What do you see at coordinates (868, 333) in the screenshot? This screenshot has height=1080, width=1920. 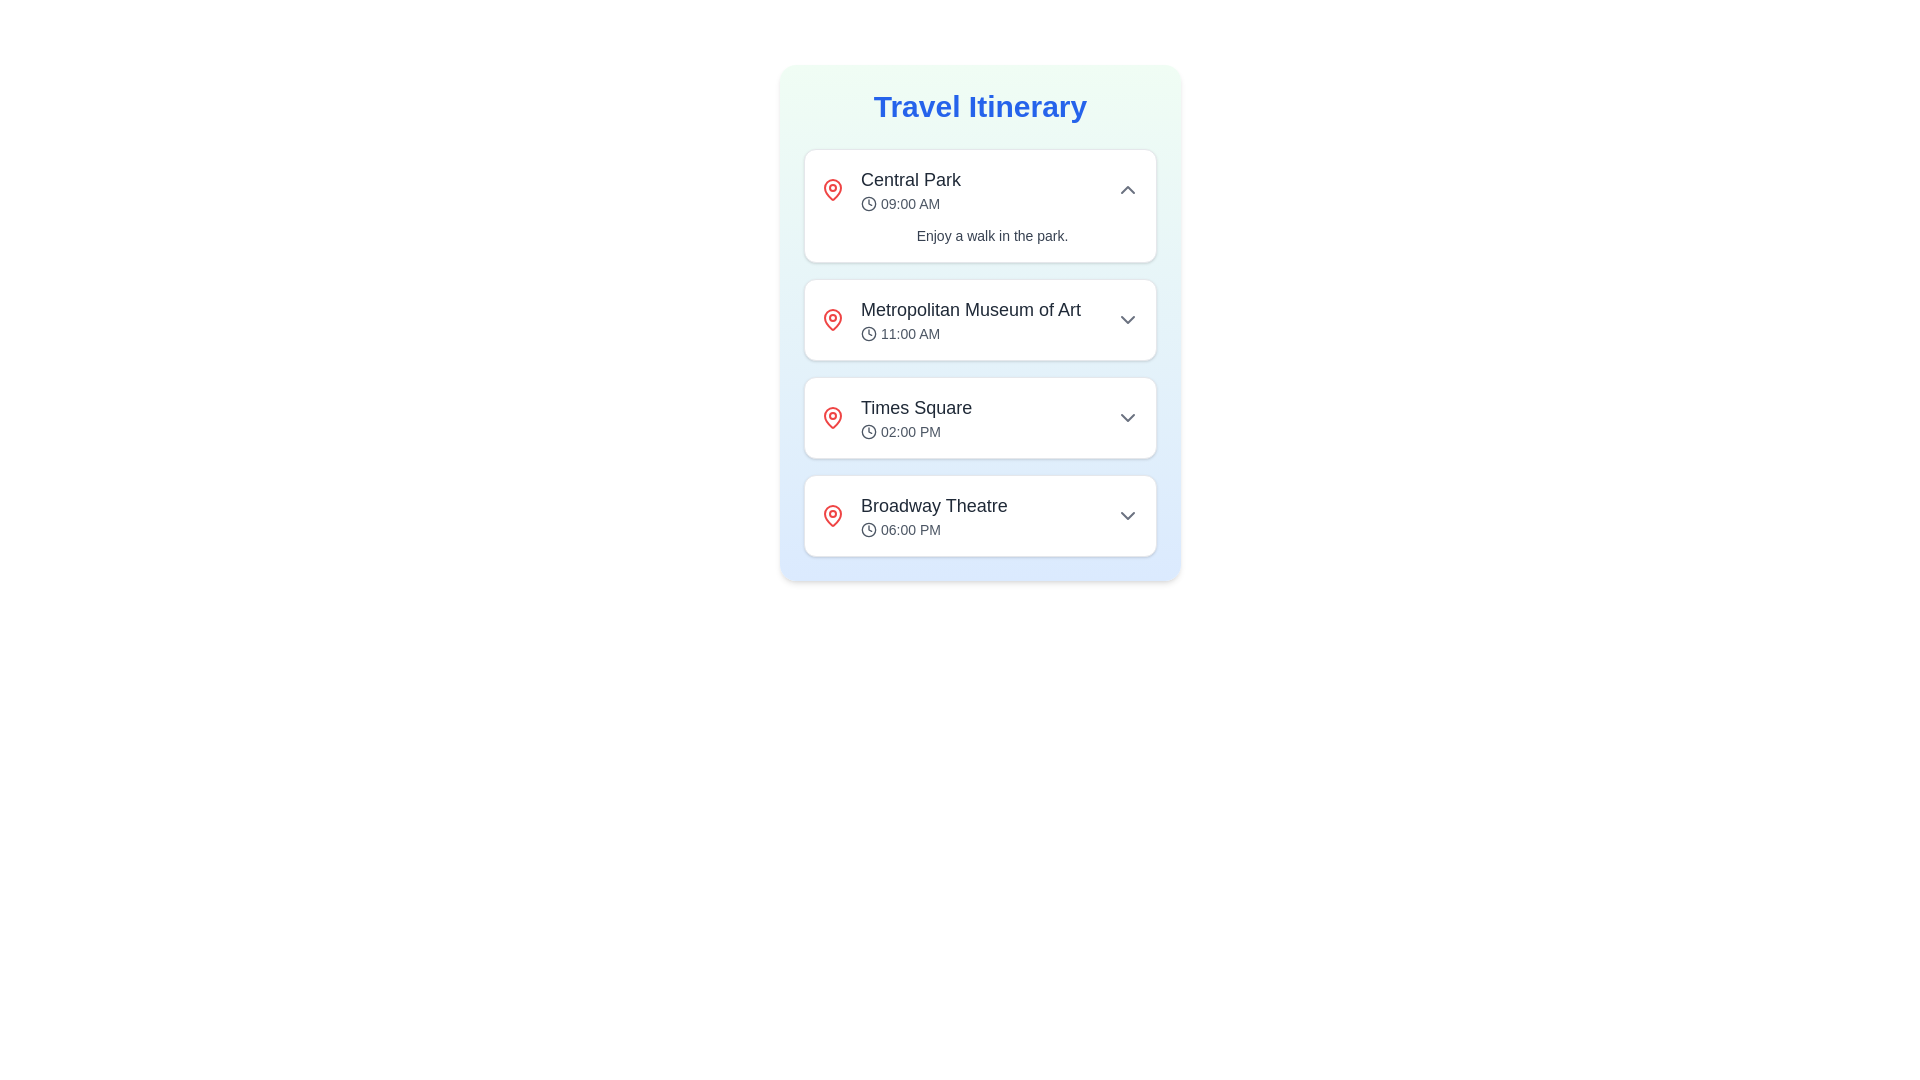 I see `the time icon located to the left of the text block displaying '11:00 AM' in the second itinerary section titled 'Metropolitan Museum of Art'` at bounding box center [868, 333].